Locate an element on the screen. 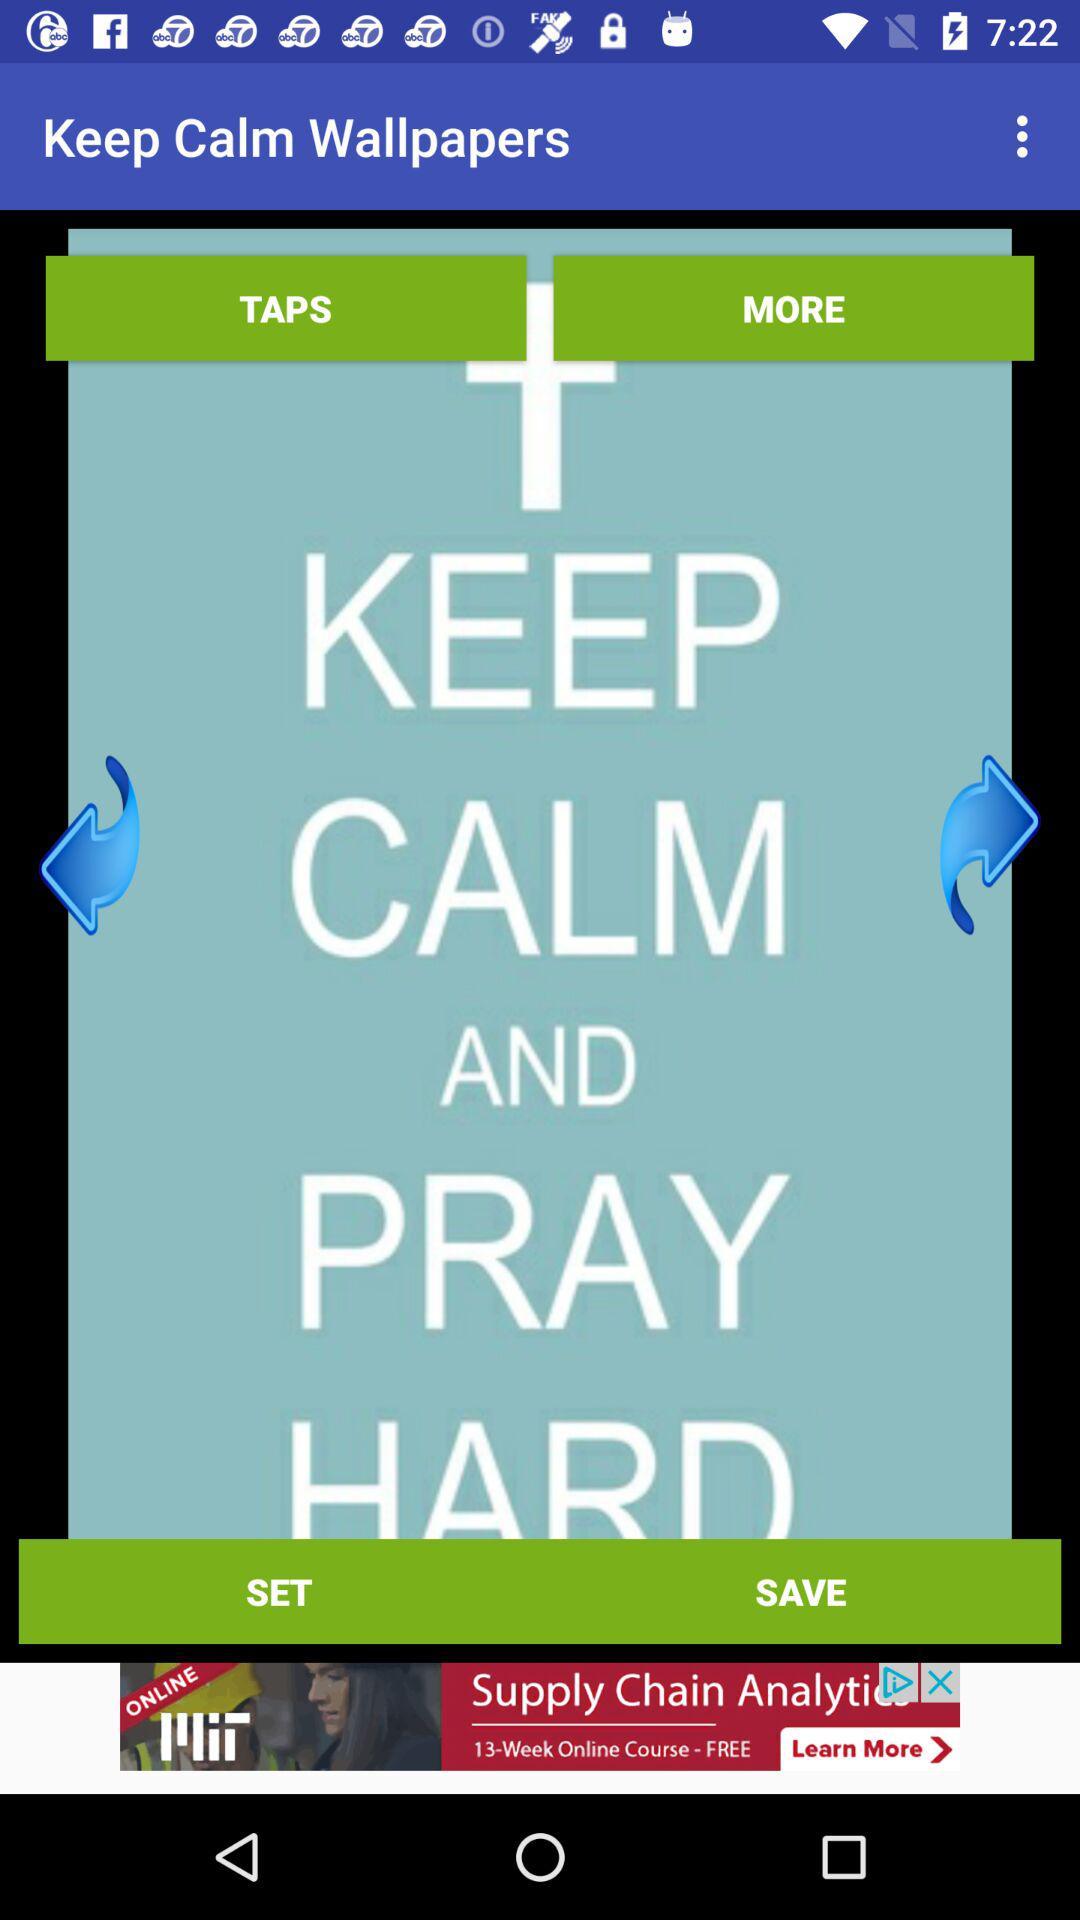  click advertisement is located at coordinates (540, 1727).